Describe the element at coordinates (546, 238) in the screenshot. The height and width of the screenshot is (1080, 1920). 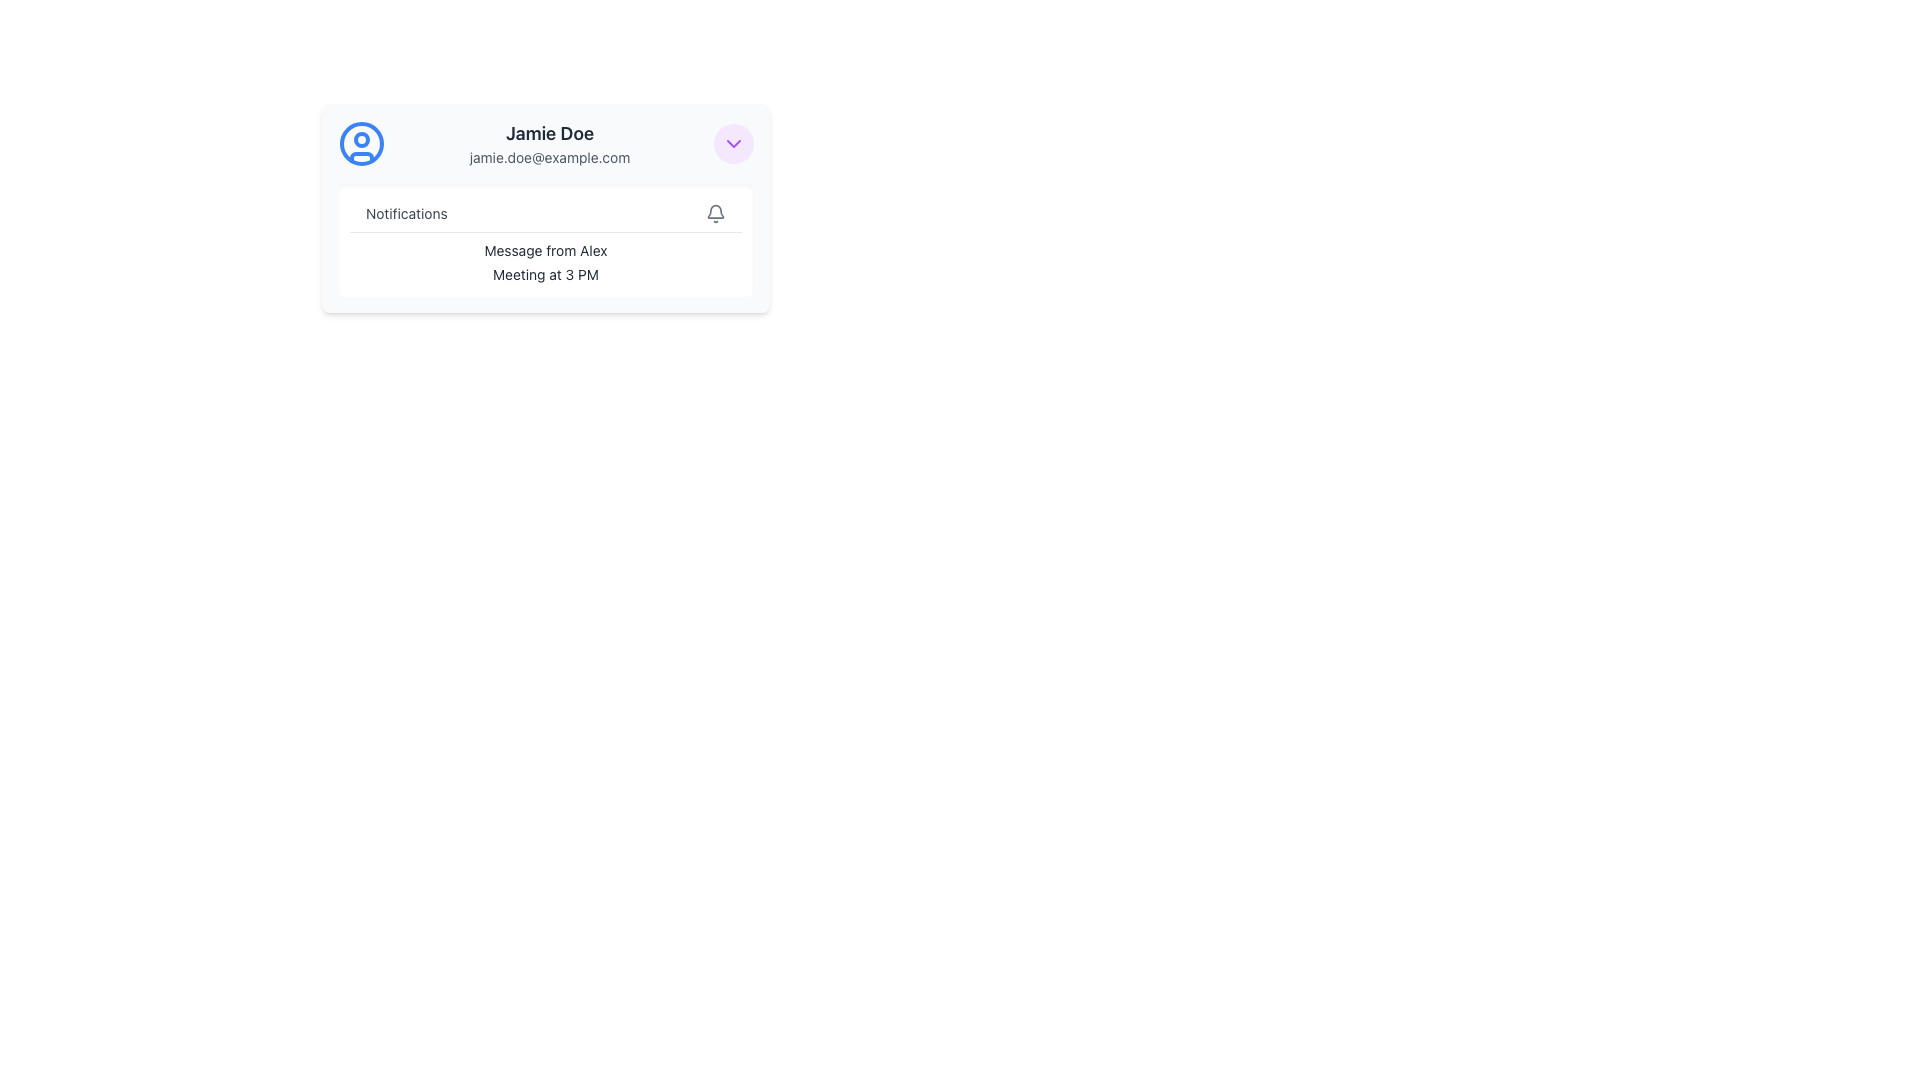
I see `the notification by clicking on the notification card titled 'Notifications', which contains a message from Alex about a meeting at 3 PM` at that location.